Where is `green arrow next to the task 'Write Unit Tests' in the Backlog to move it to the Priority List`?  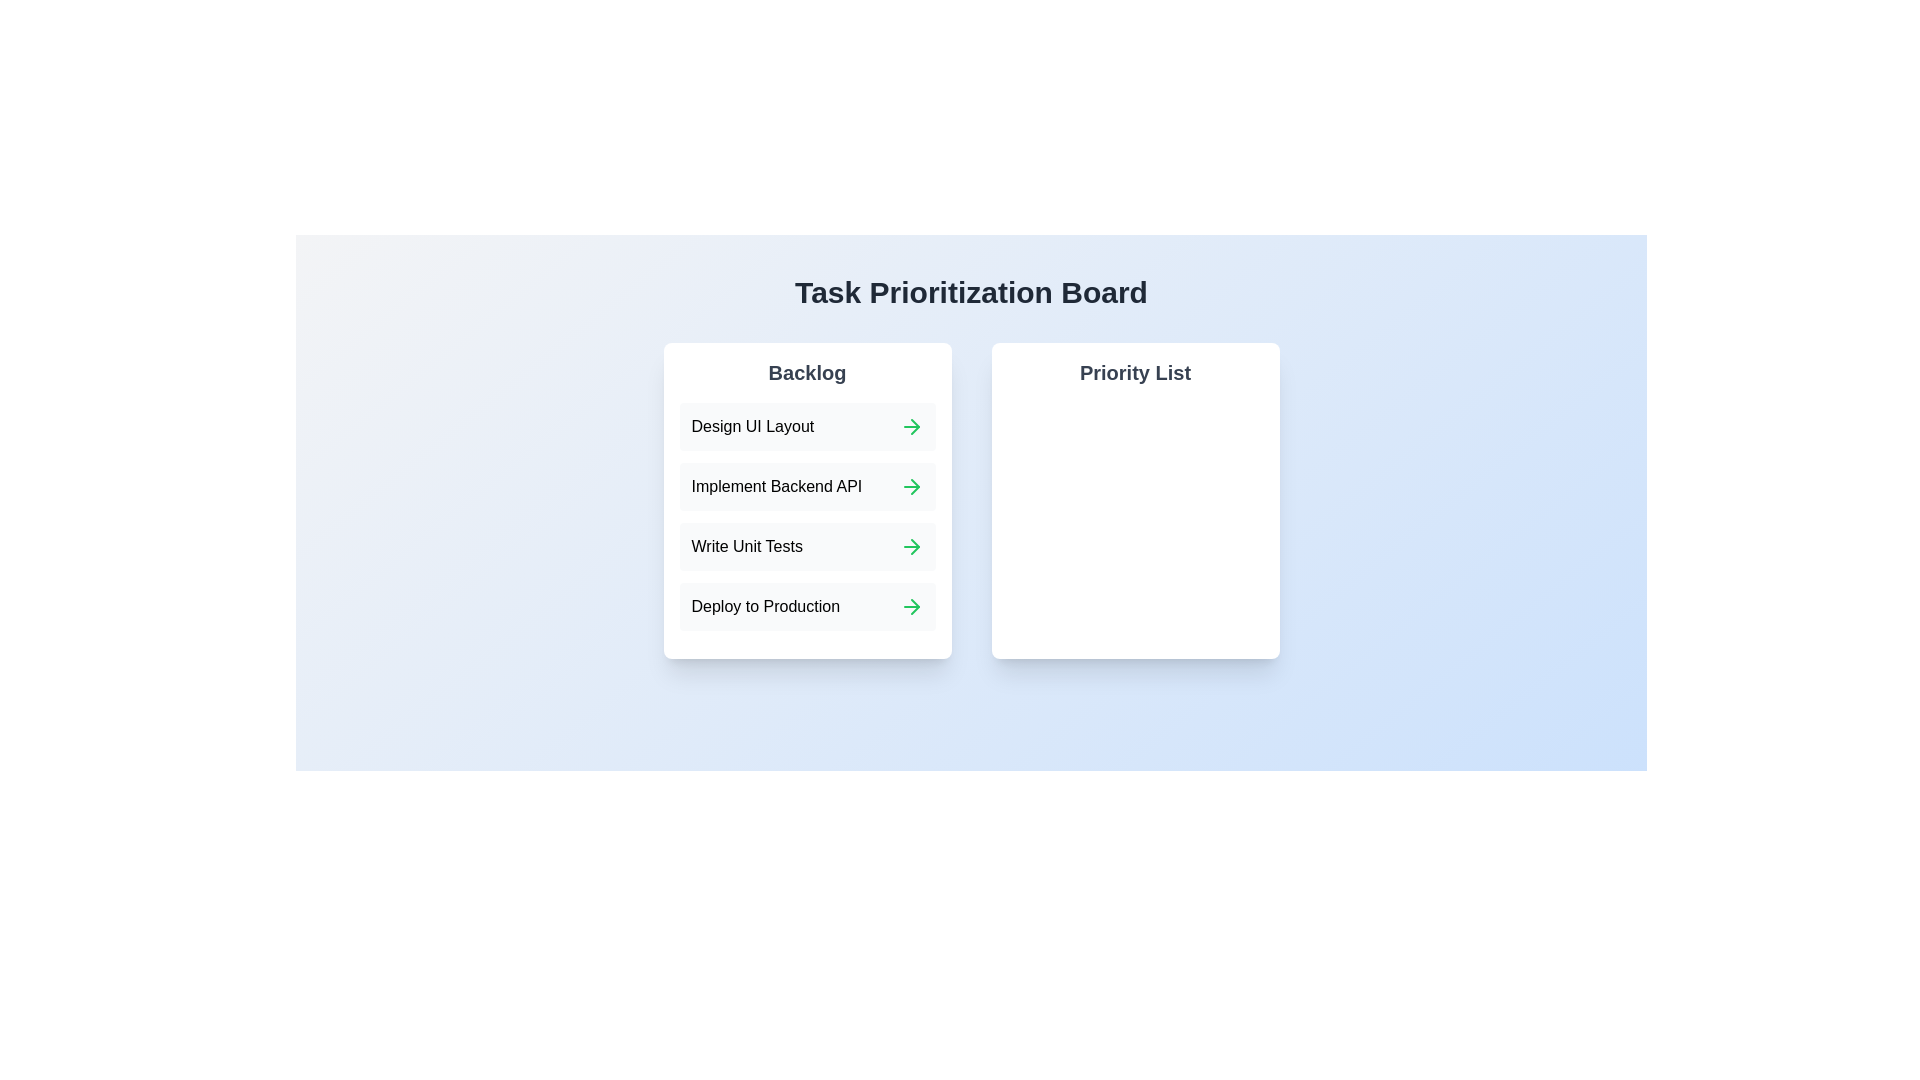 green arrow next to the task 'Write Unit Tests' in the Backlog to move it to the Priority List is located at coordinates (910, 547).